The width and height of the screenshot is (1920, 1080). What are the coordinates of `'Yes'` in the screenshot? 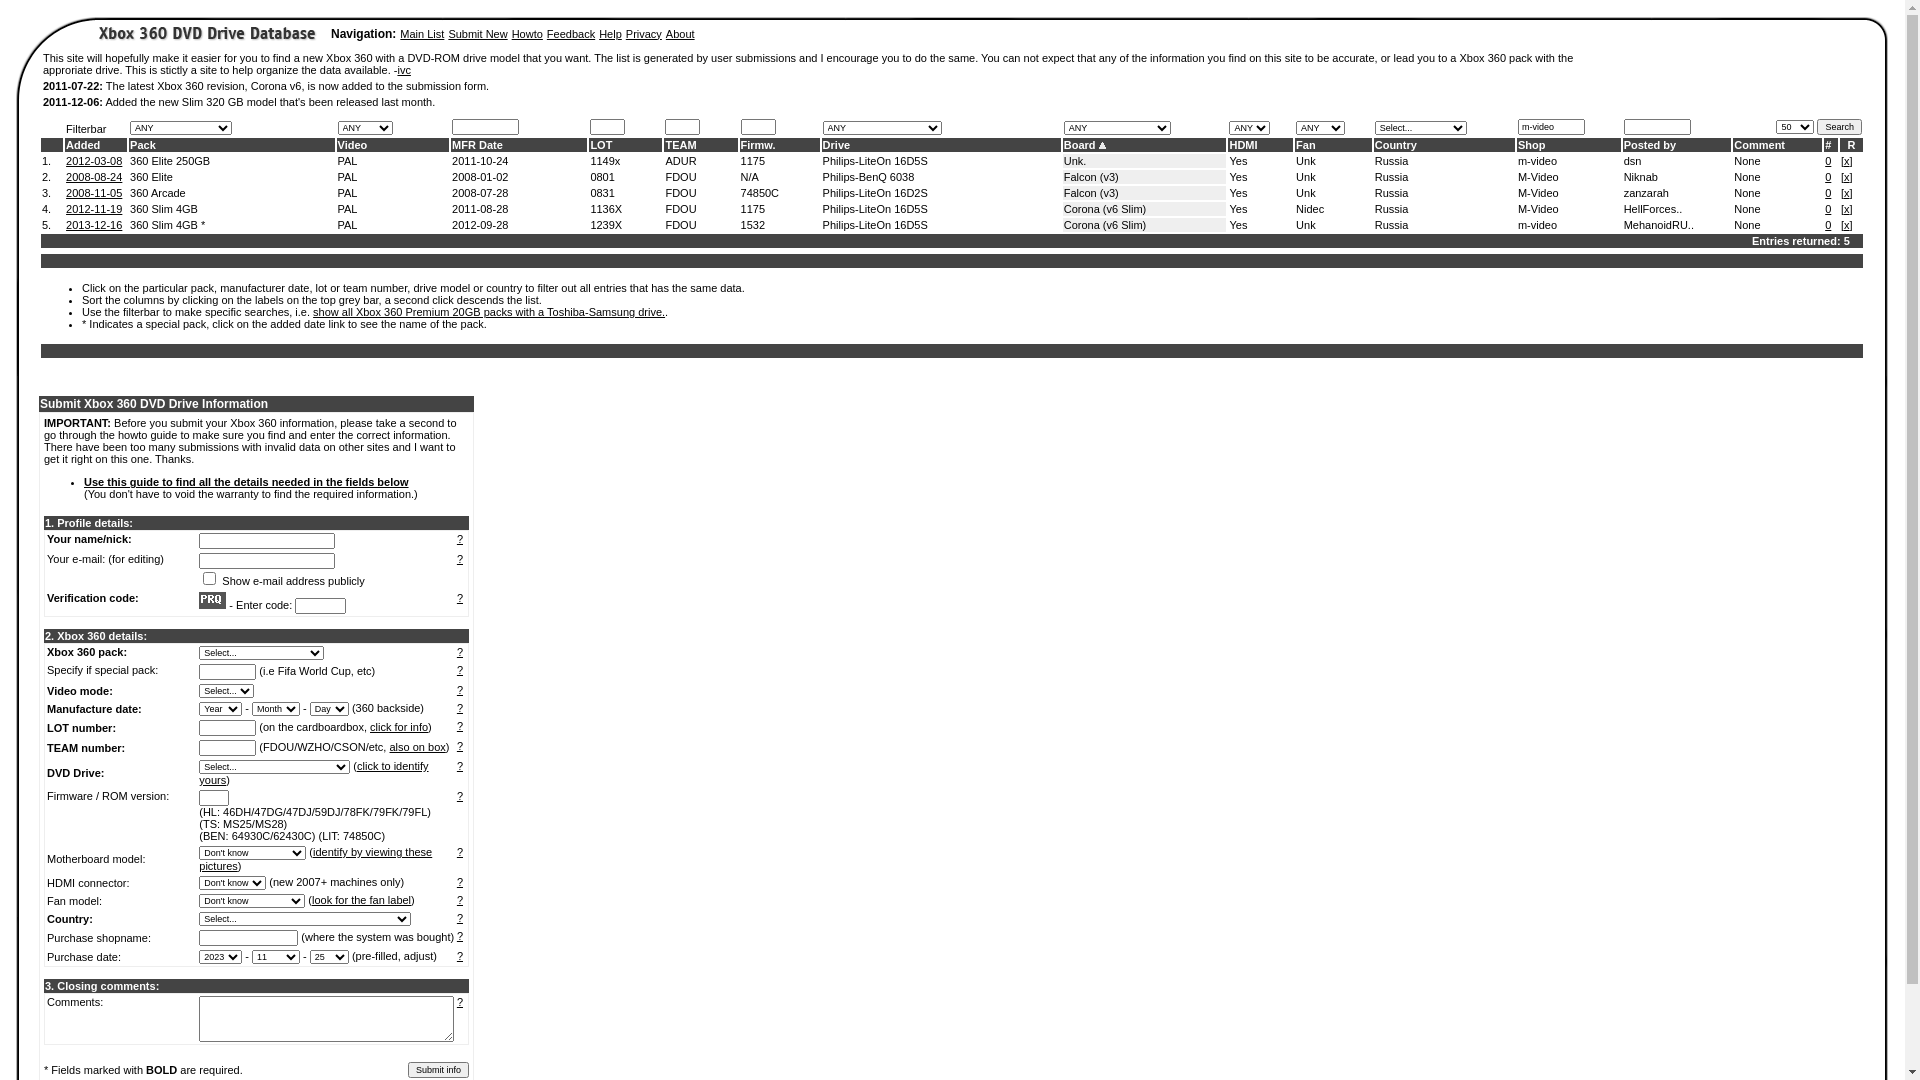 It's located at (1227, 176).